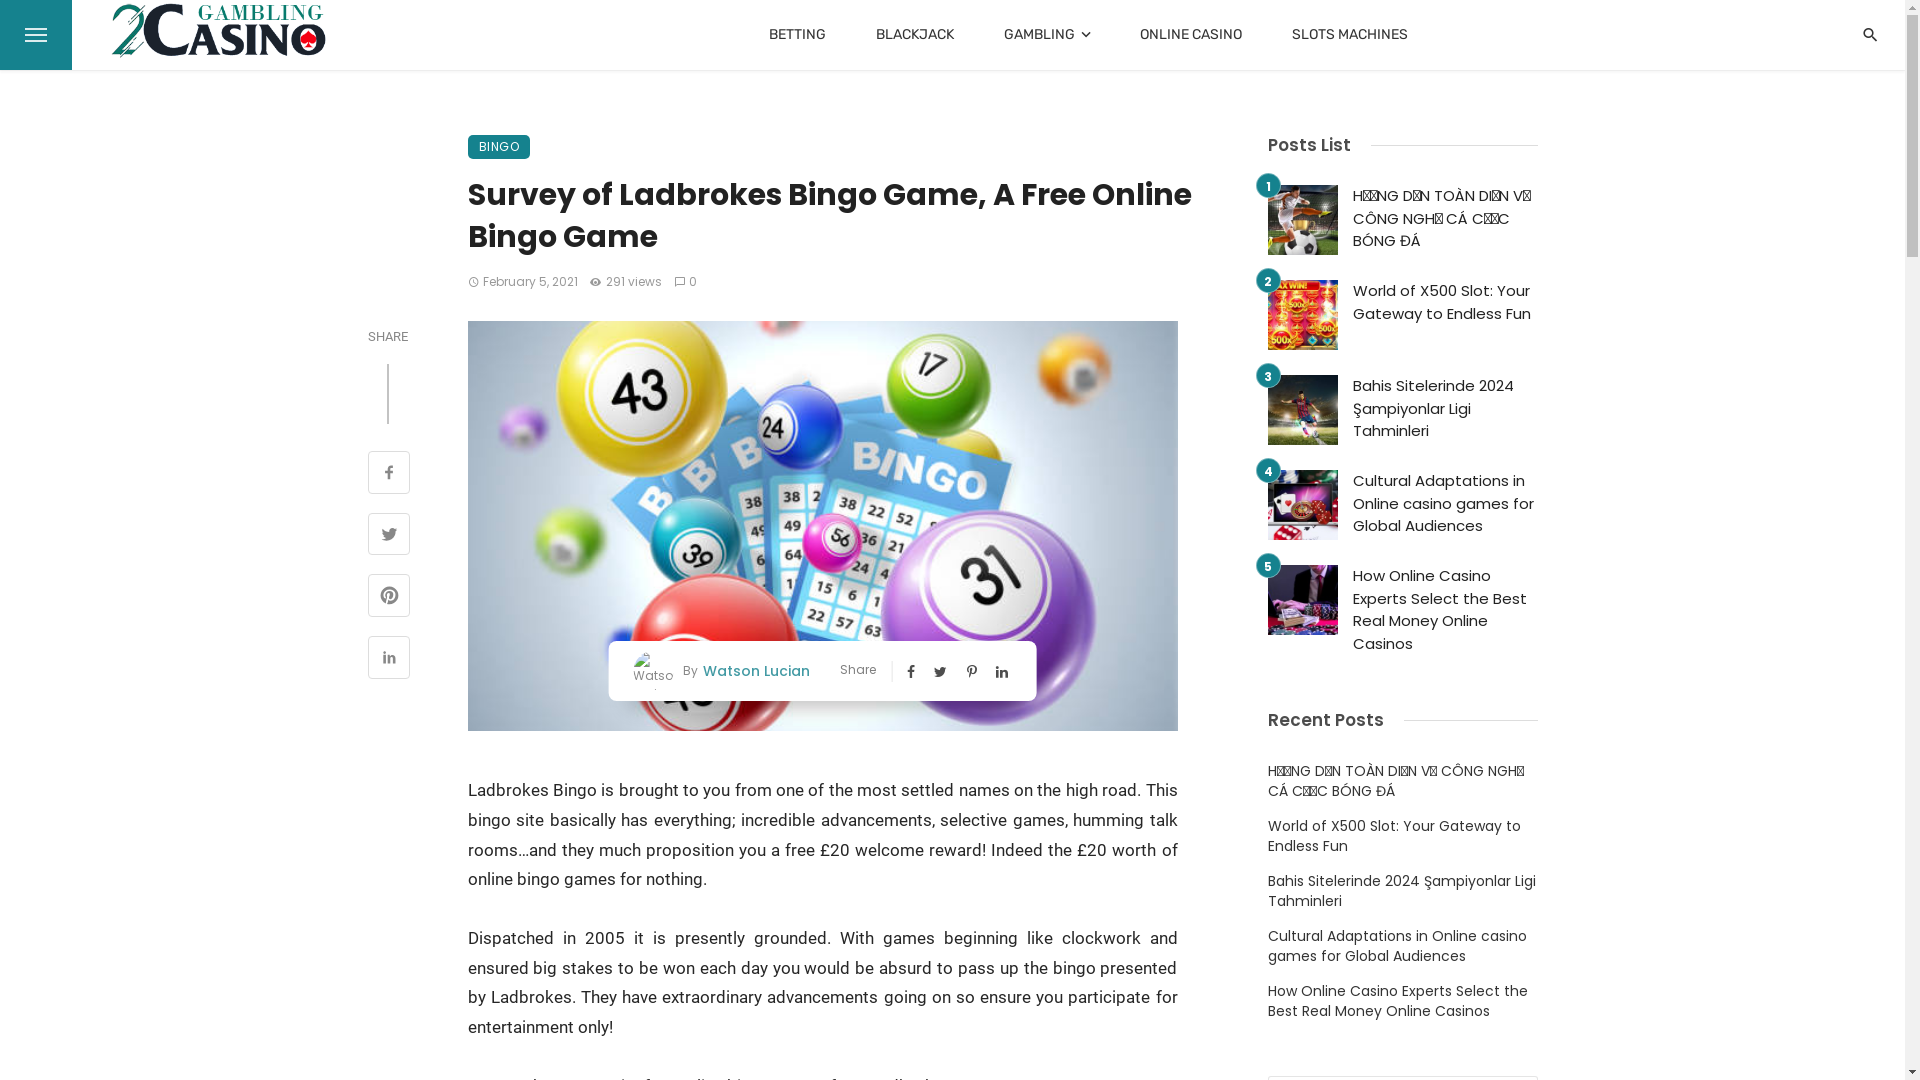 This screenshot has width=1920, height=1080. What do you see at coordinates (466, 145) in the screenshot?
I see `'BINGO'` at bounding box center [466, 145].